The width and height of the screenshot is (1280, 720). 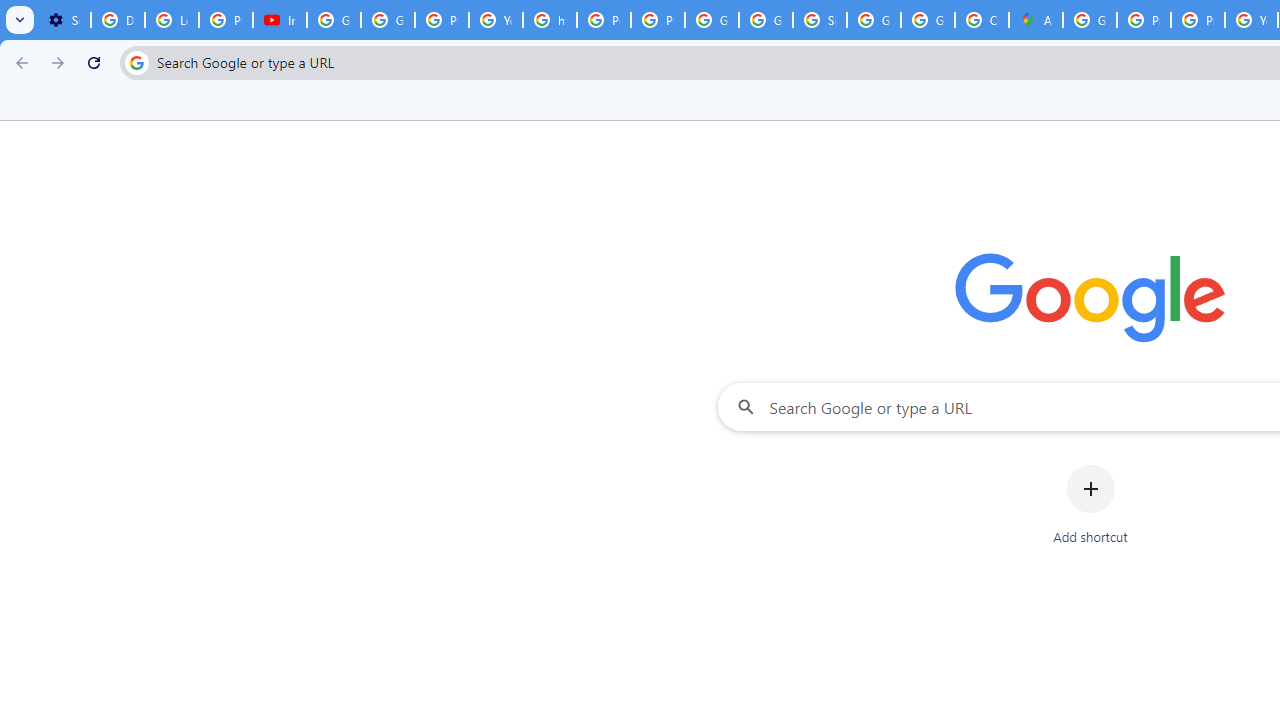 I want to click on 'Sign in - Google Accounts', so click(x=819, y=20).